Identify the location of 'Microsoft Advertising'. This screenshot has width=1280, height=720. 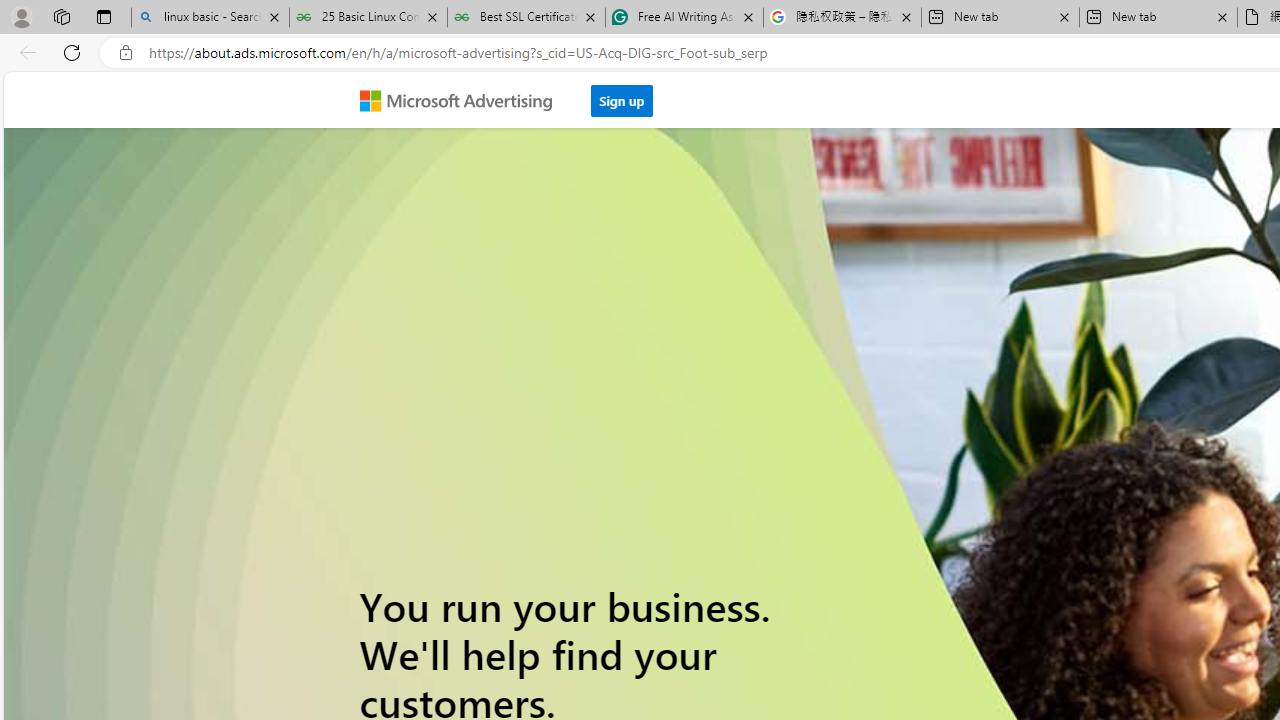
(463, 99).